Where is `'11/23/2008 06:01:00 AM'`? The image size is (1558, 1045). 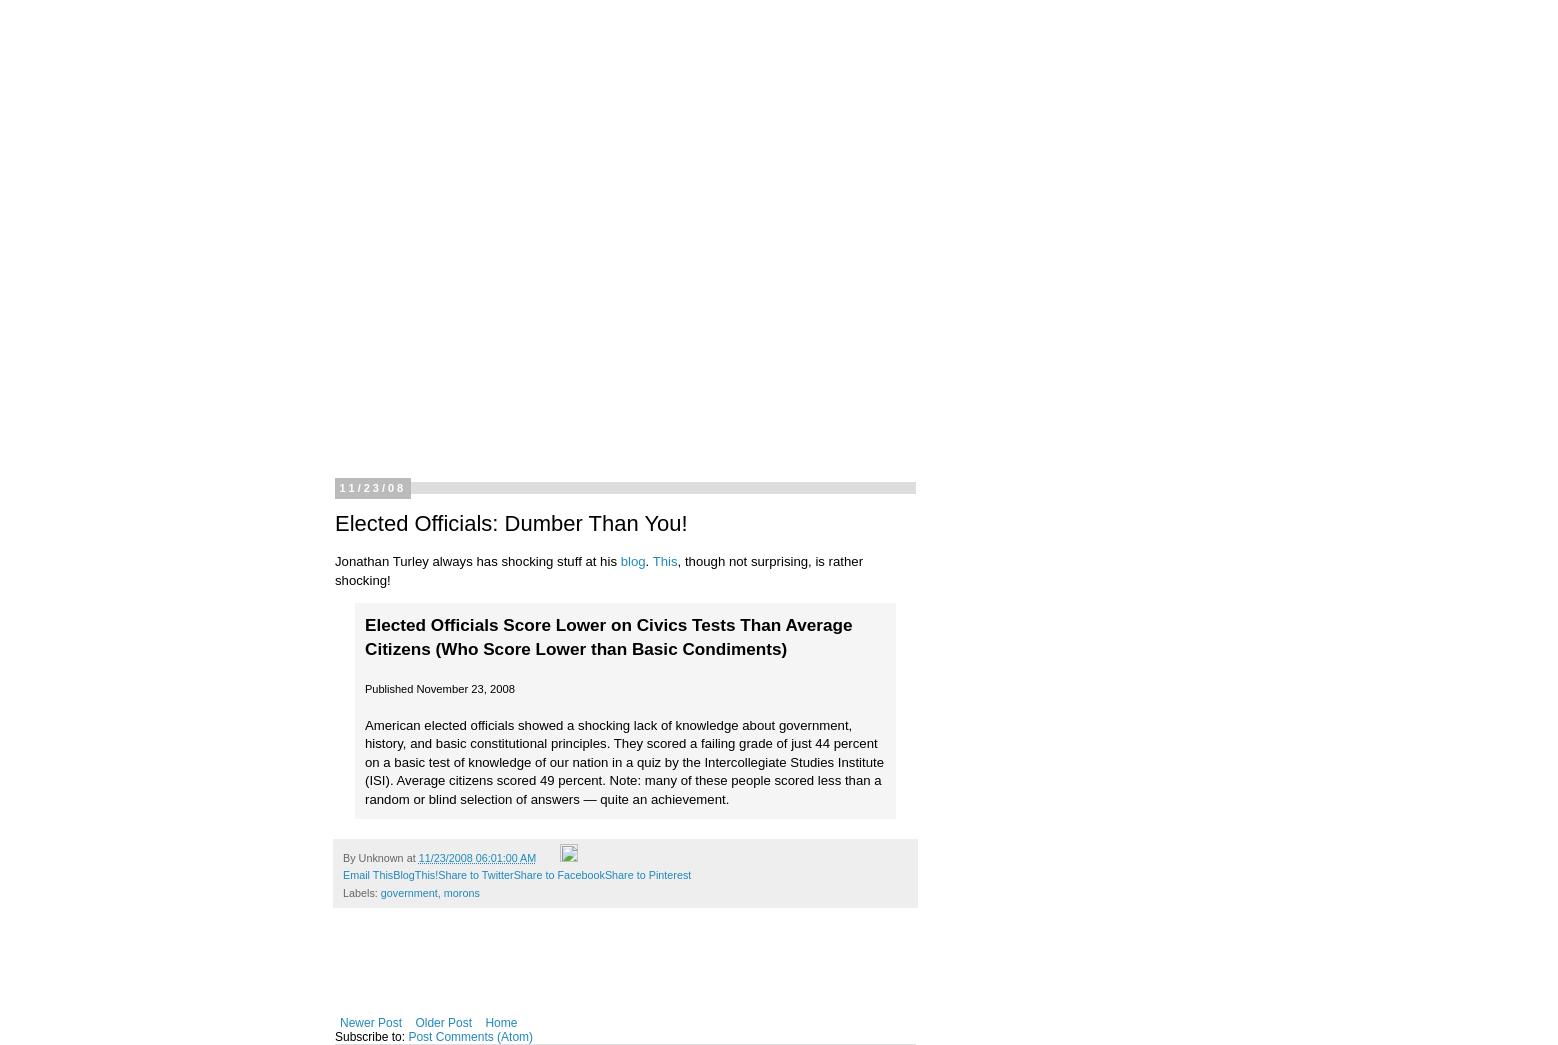
'11/23/2008 06:01:00 AM' is located at coordinates (417, 857).